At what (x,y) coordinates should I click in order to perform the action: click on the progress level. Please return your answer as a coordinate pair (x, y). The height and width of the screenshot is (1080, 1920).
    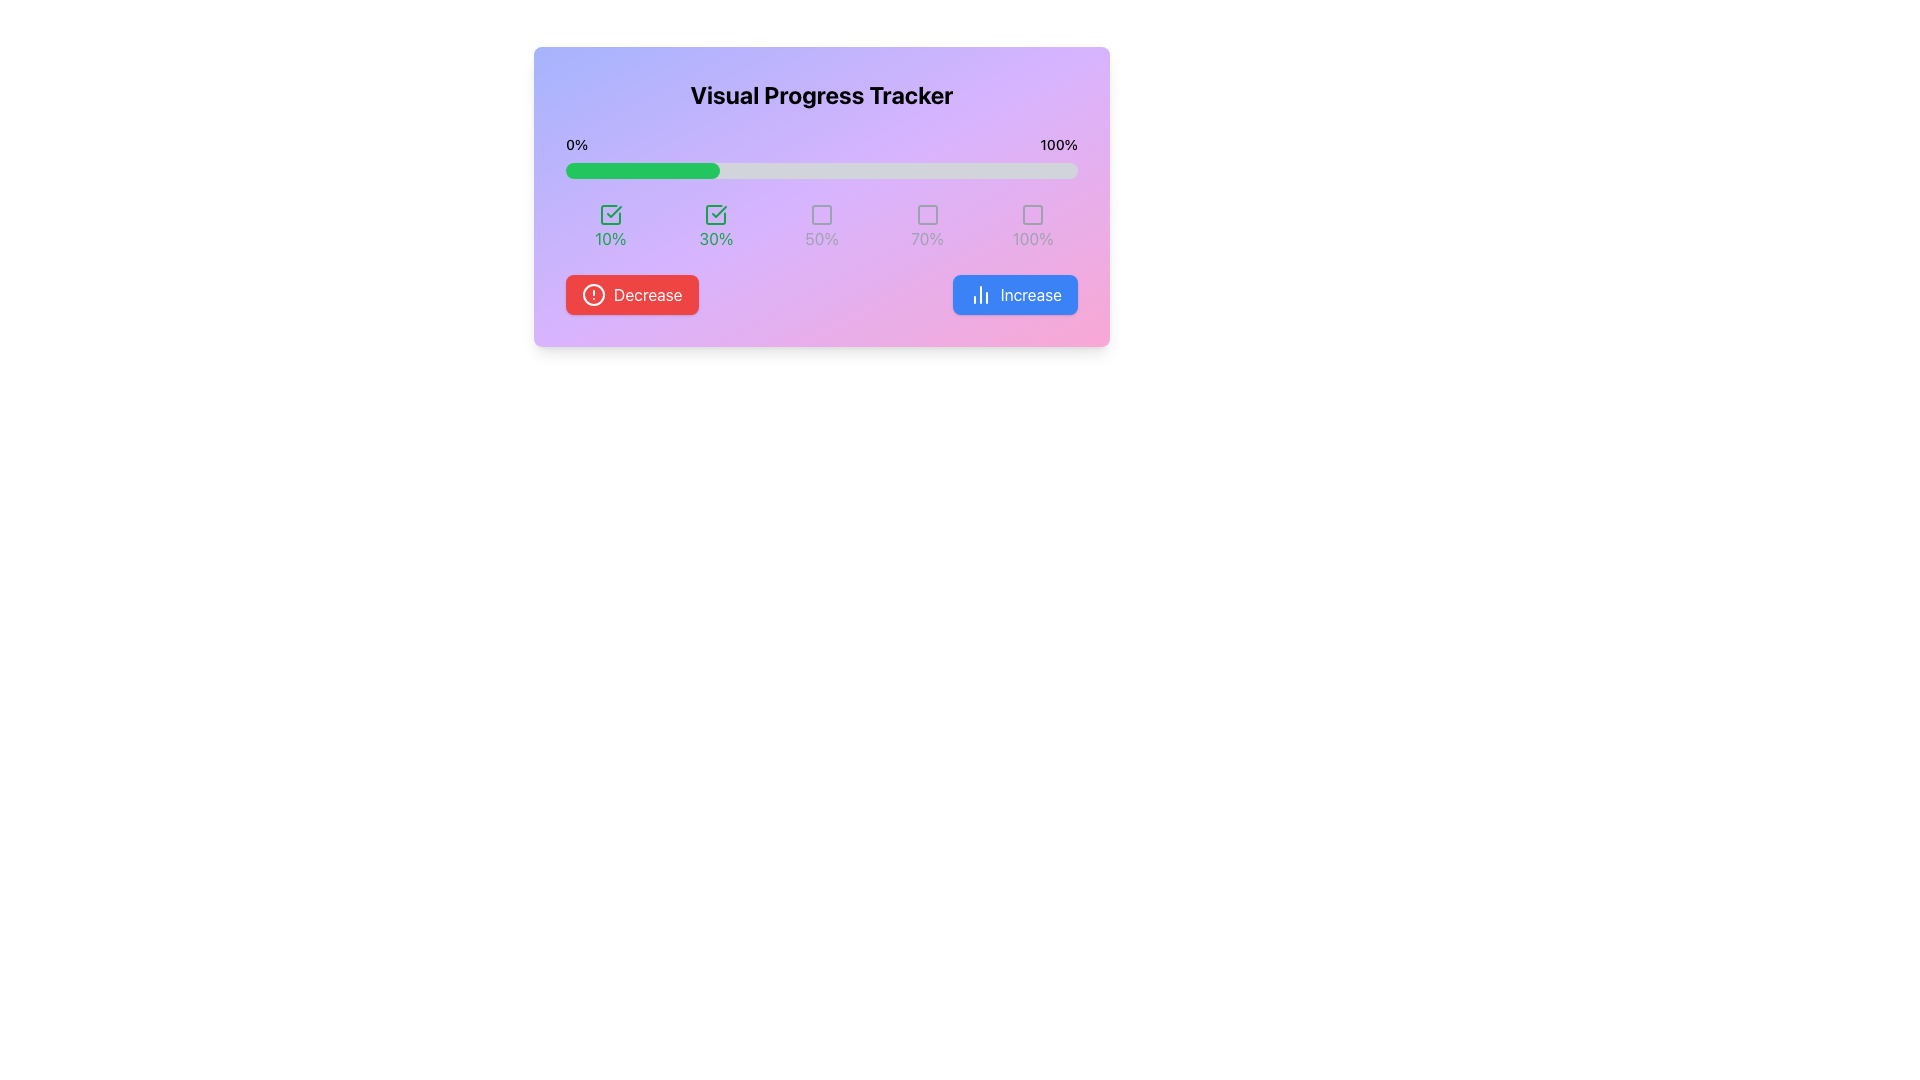
    Looking at the image, I should click on (642, 169).